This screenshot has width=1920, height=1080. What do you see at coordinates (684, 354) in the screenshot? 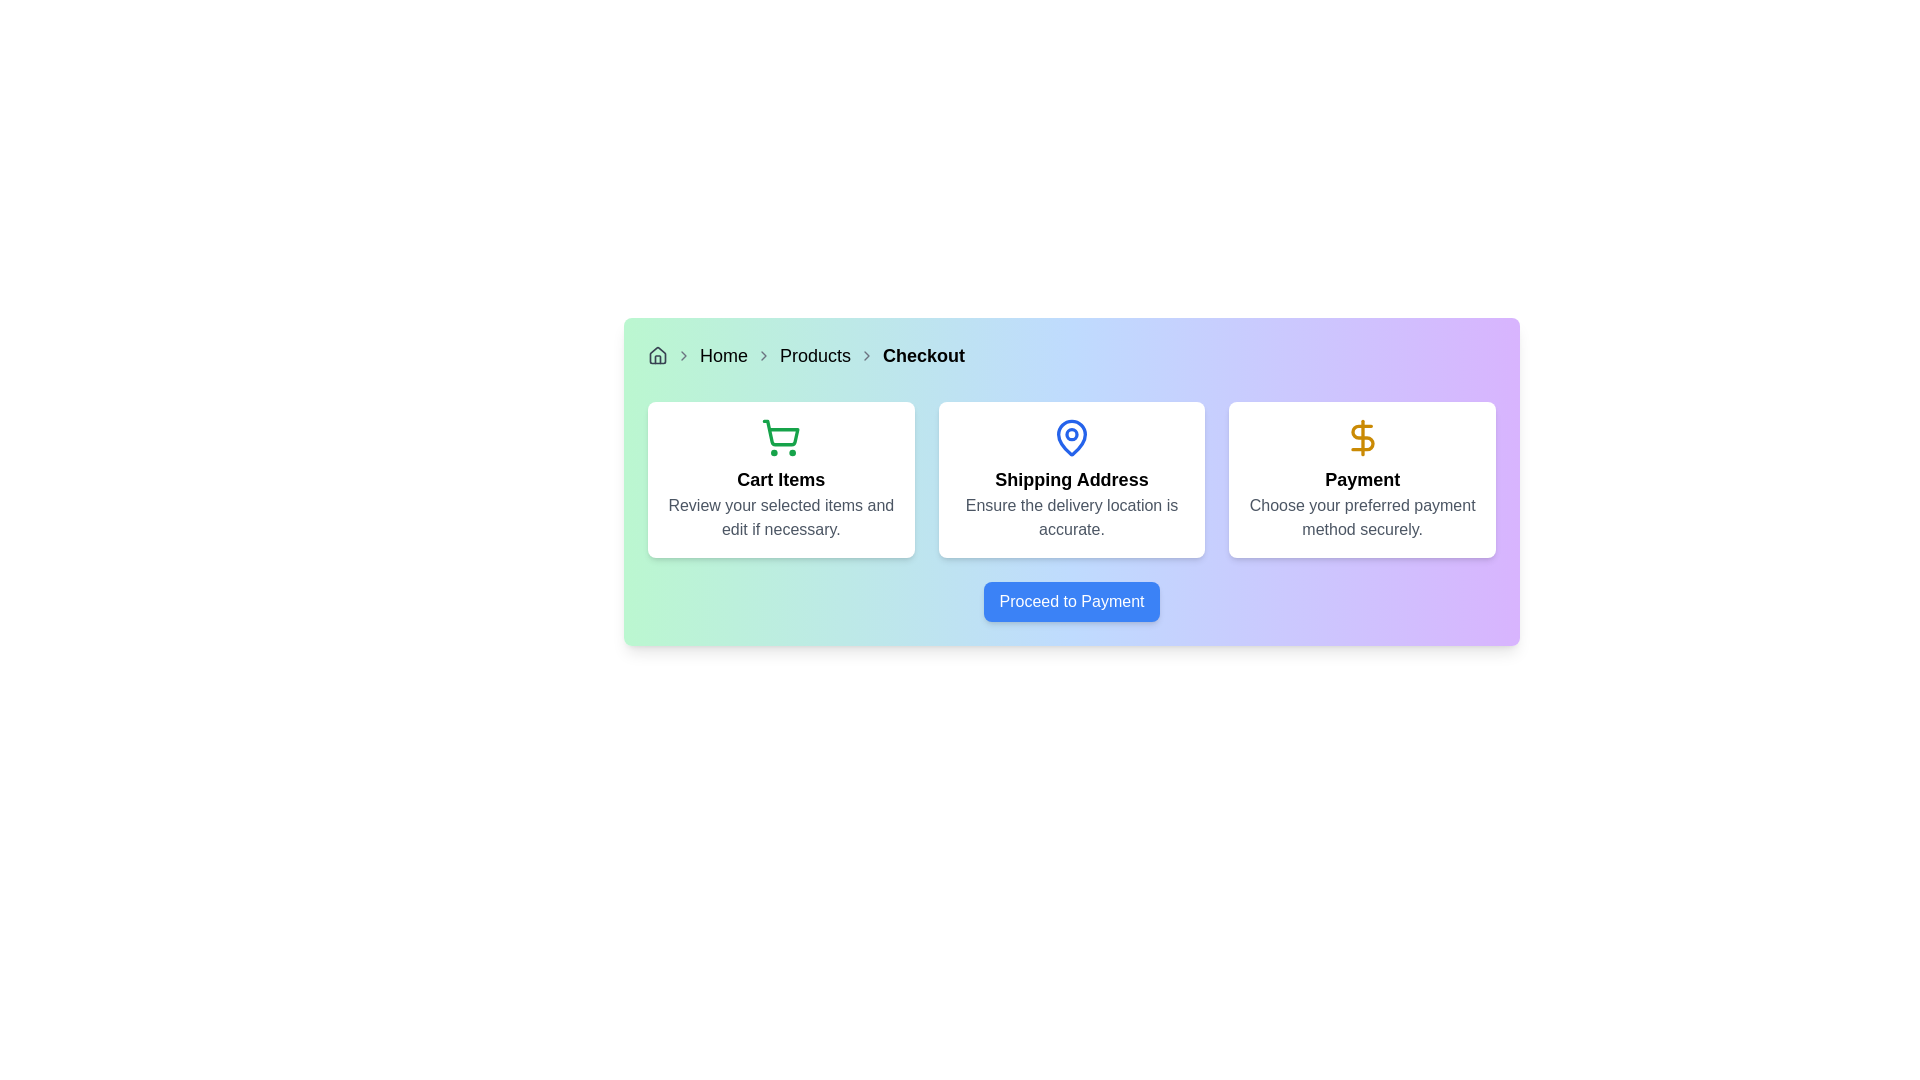
I see `the first chevron icon in the breadcrumb navigation, which visually separates 'Home' from subsequent items` at bounding box center [684, 354].